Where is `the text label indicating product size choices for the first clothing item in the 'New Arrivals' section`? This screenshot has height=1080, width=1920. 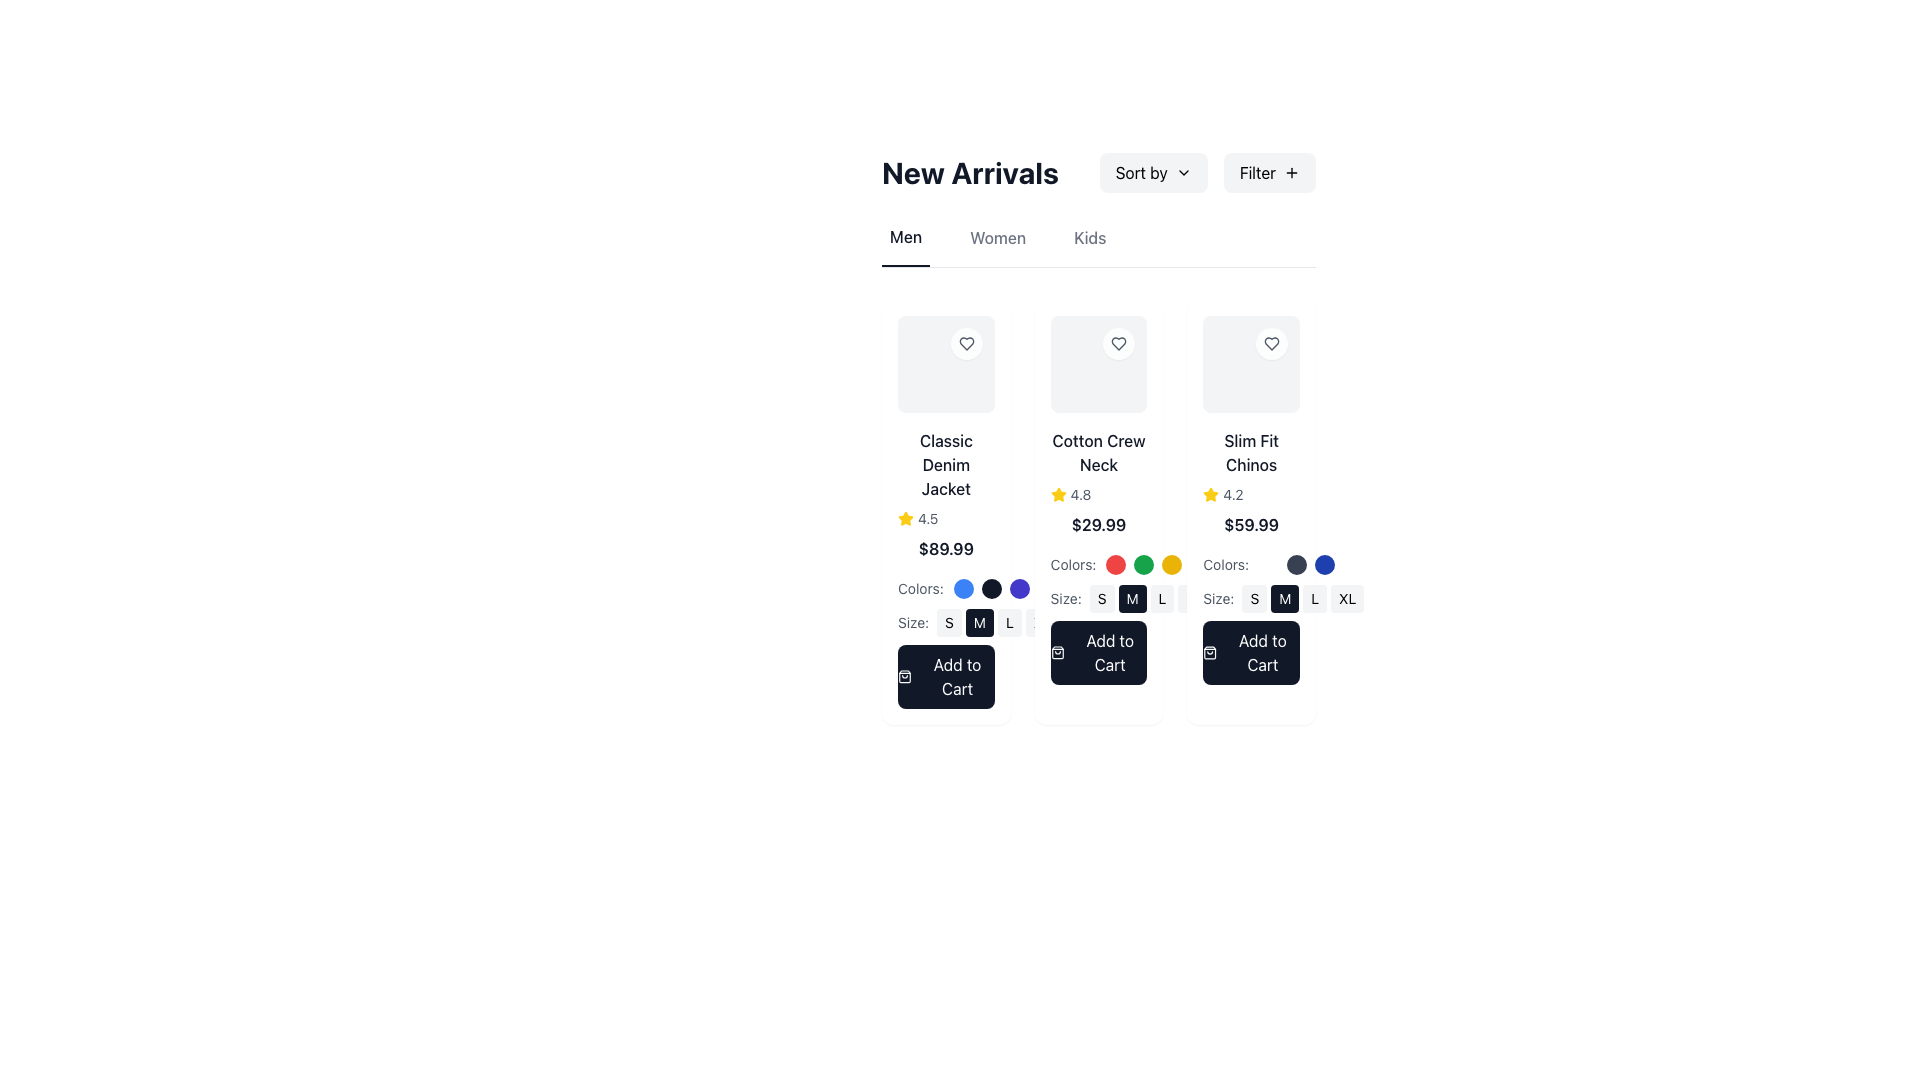 the text label indicating product size choices for the first clothing item in the 'New Arrivals' section is located at coordinates (912, 621).